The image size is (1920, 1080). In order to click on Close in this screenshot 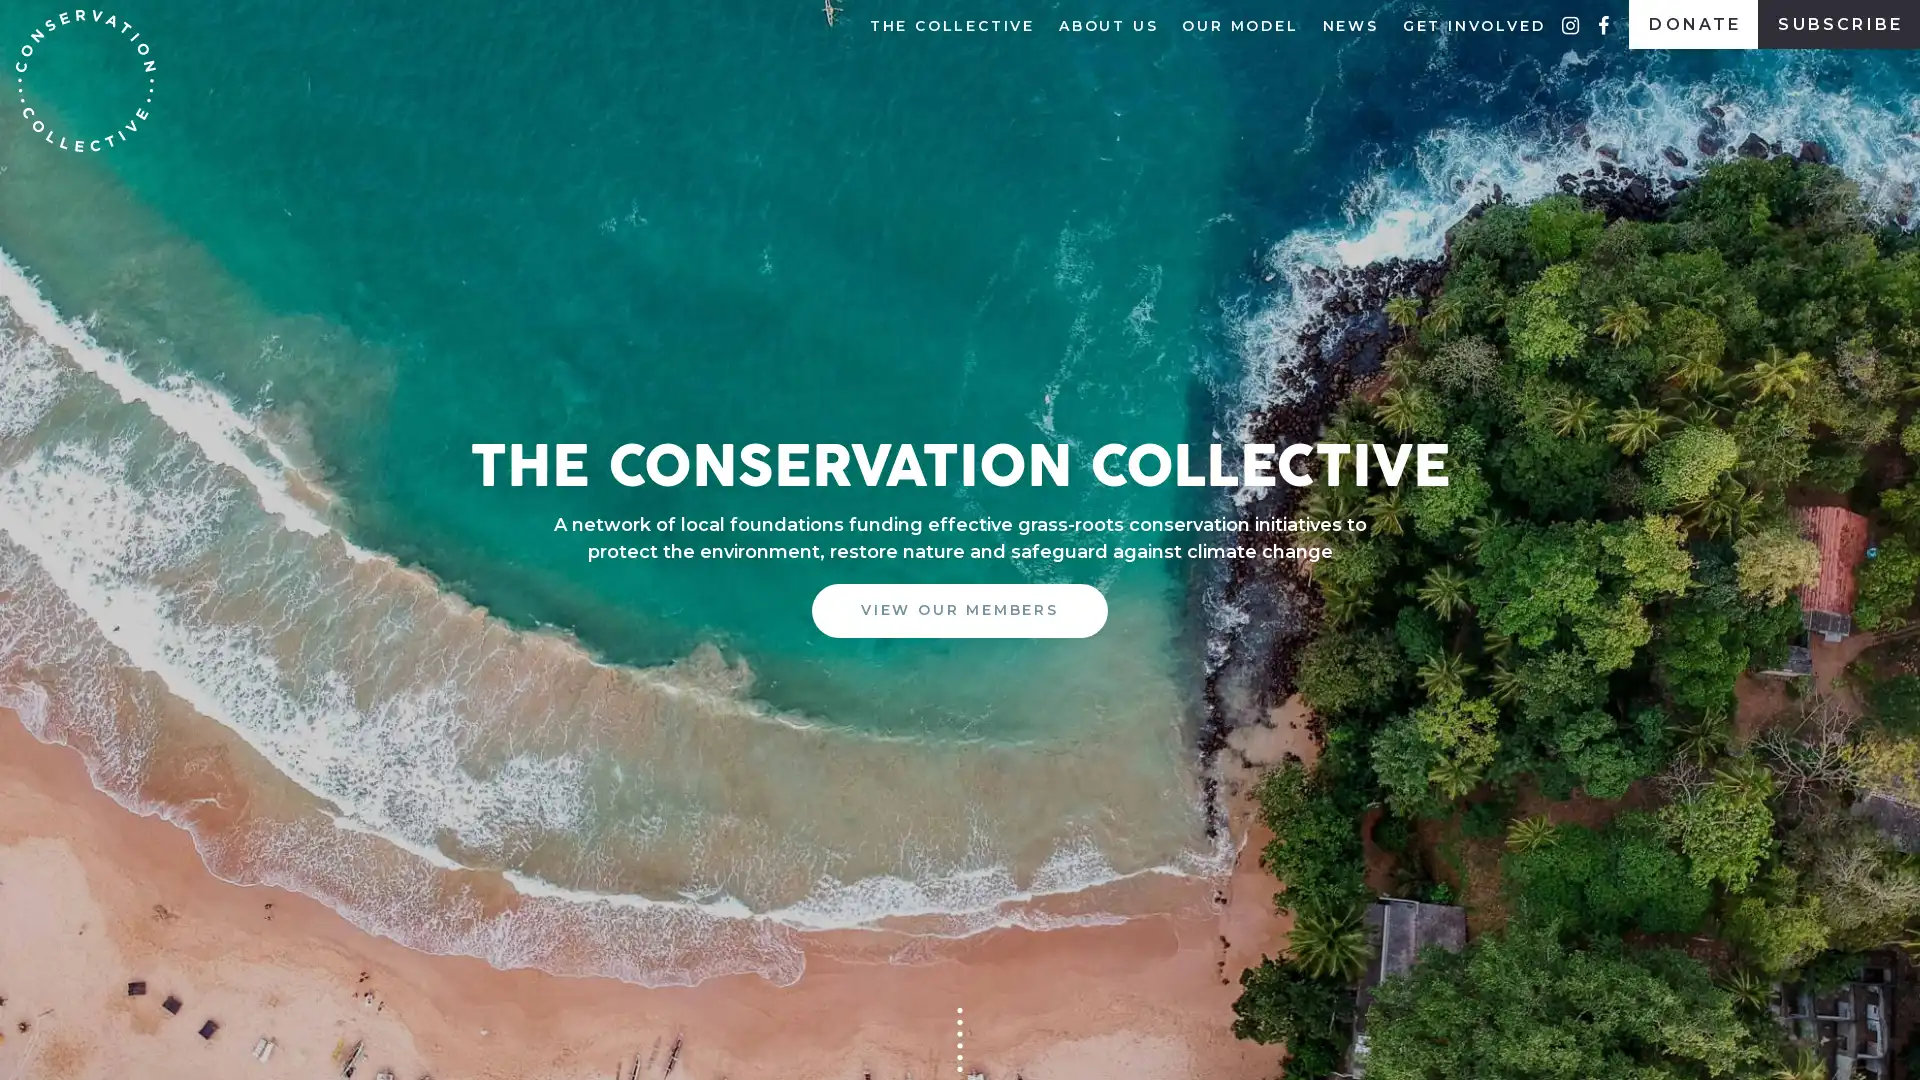, I will do `click(1231, 411)`.